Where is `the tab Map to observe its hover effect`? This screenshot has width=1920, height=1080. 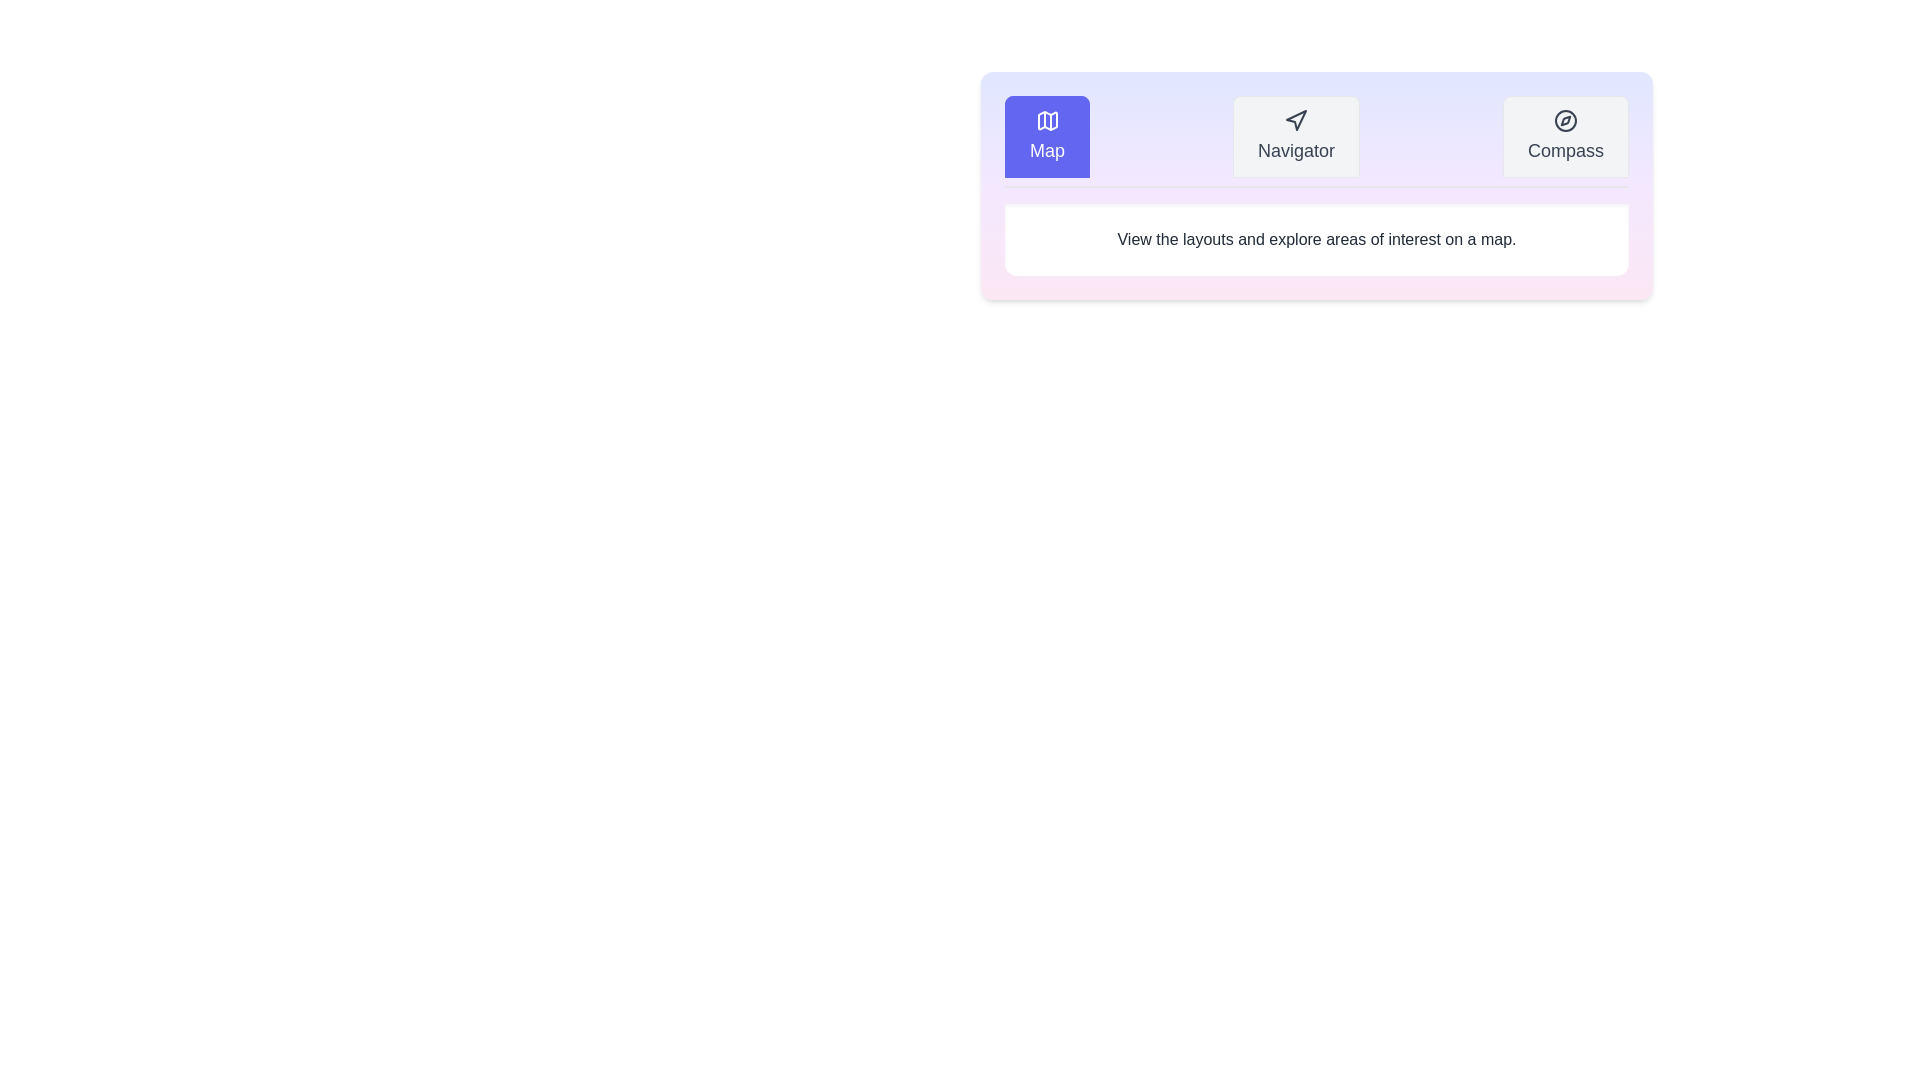
the tab Map to observe its hover effect is located at coordinates (1045, 136).